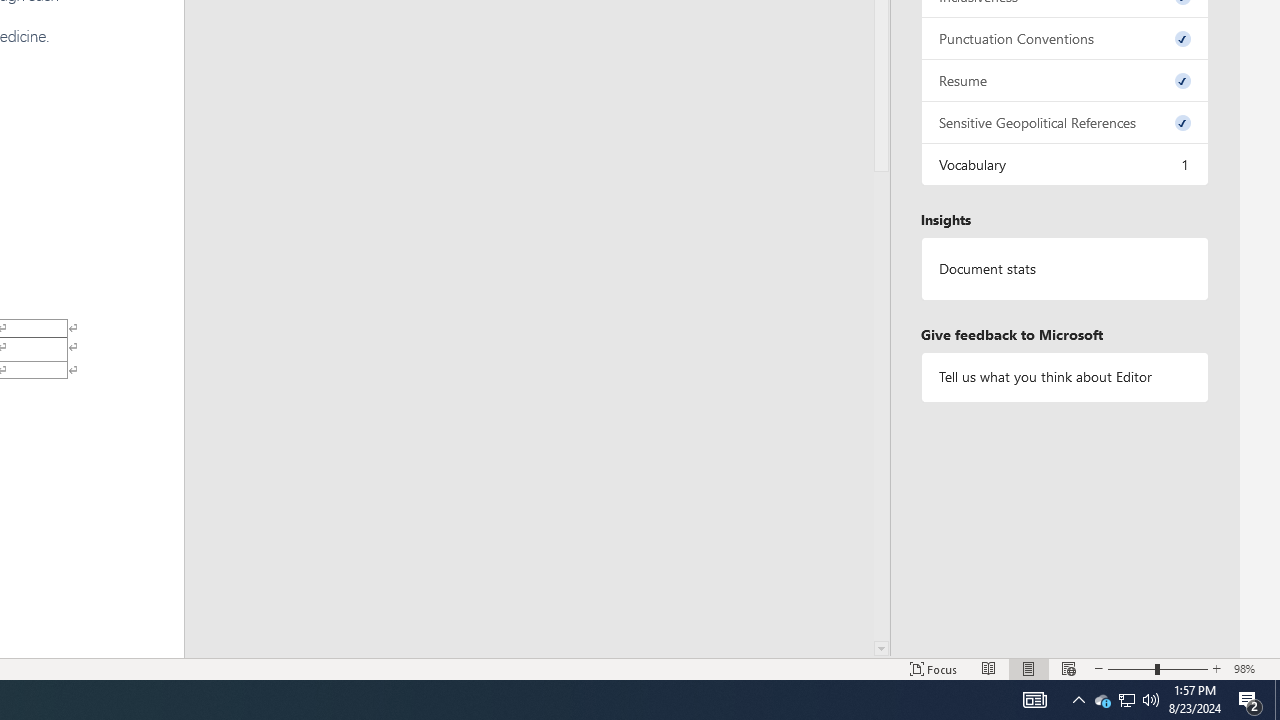 The image size is (1280, 720). I want to click on 'Print Layout', so click(1029, 669).